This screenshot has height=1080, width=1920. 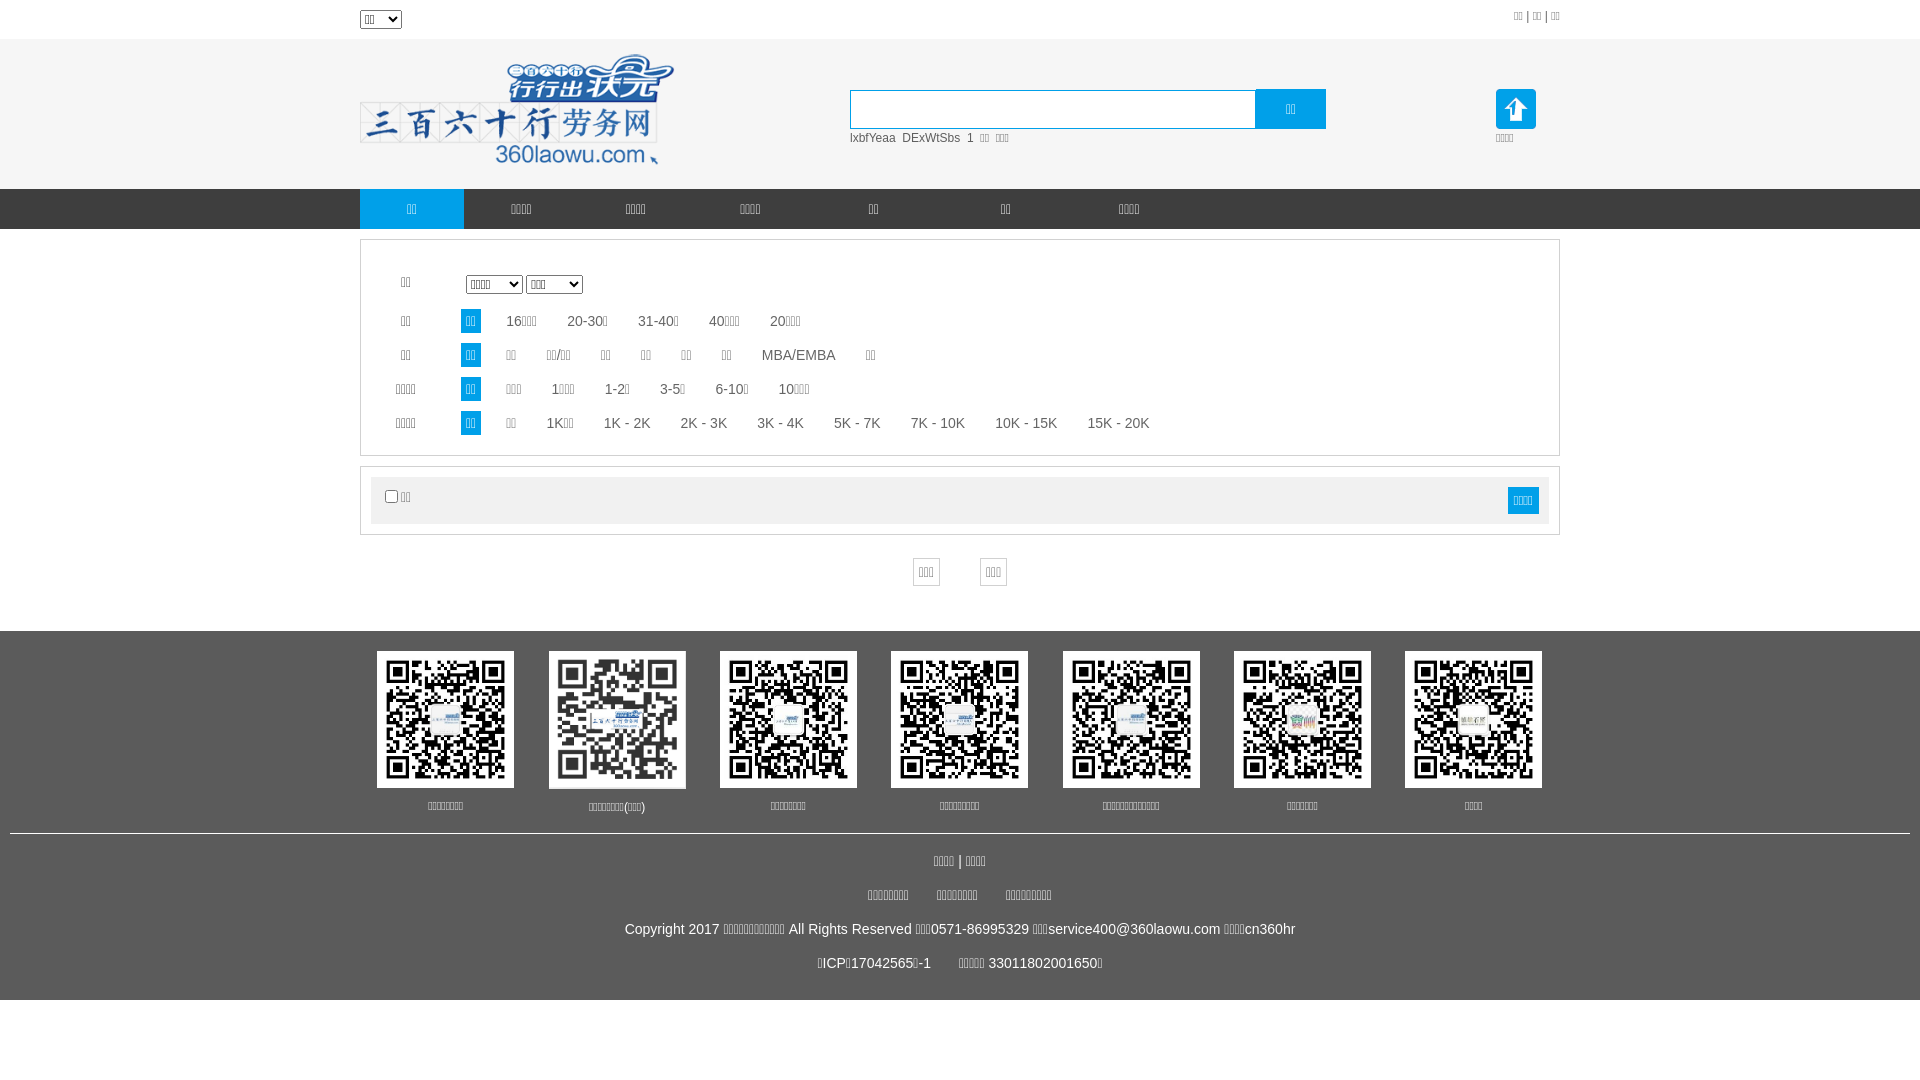 I want to click on '5K - 7K', so click(x=857, y=422).